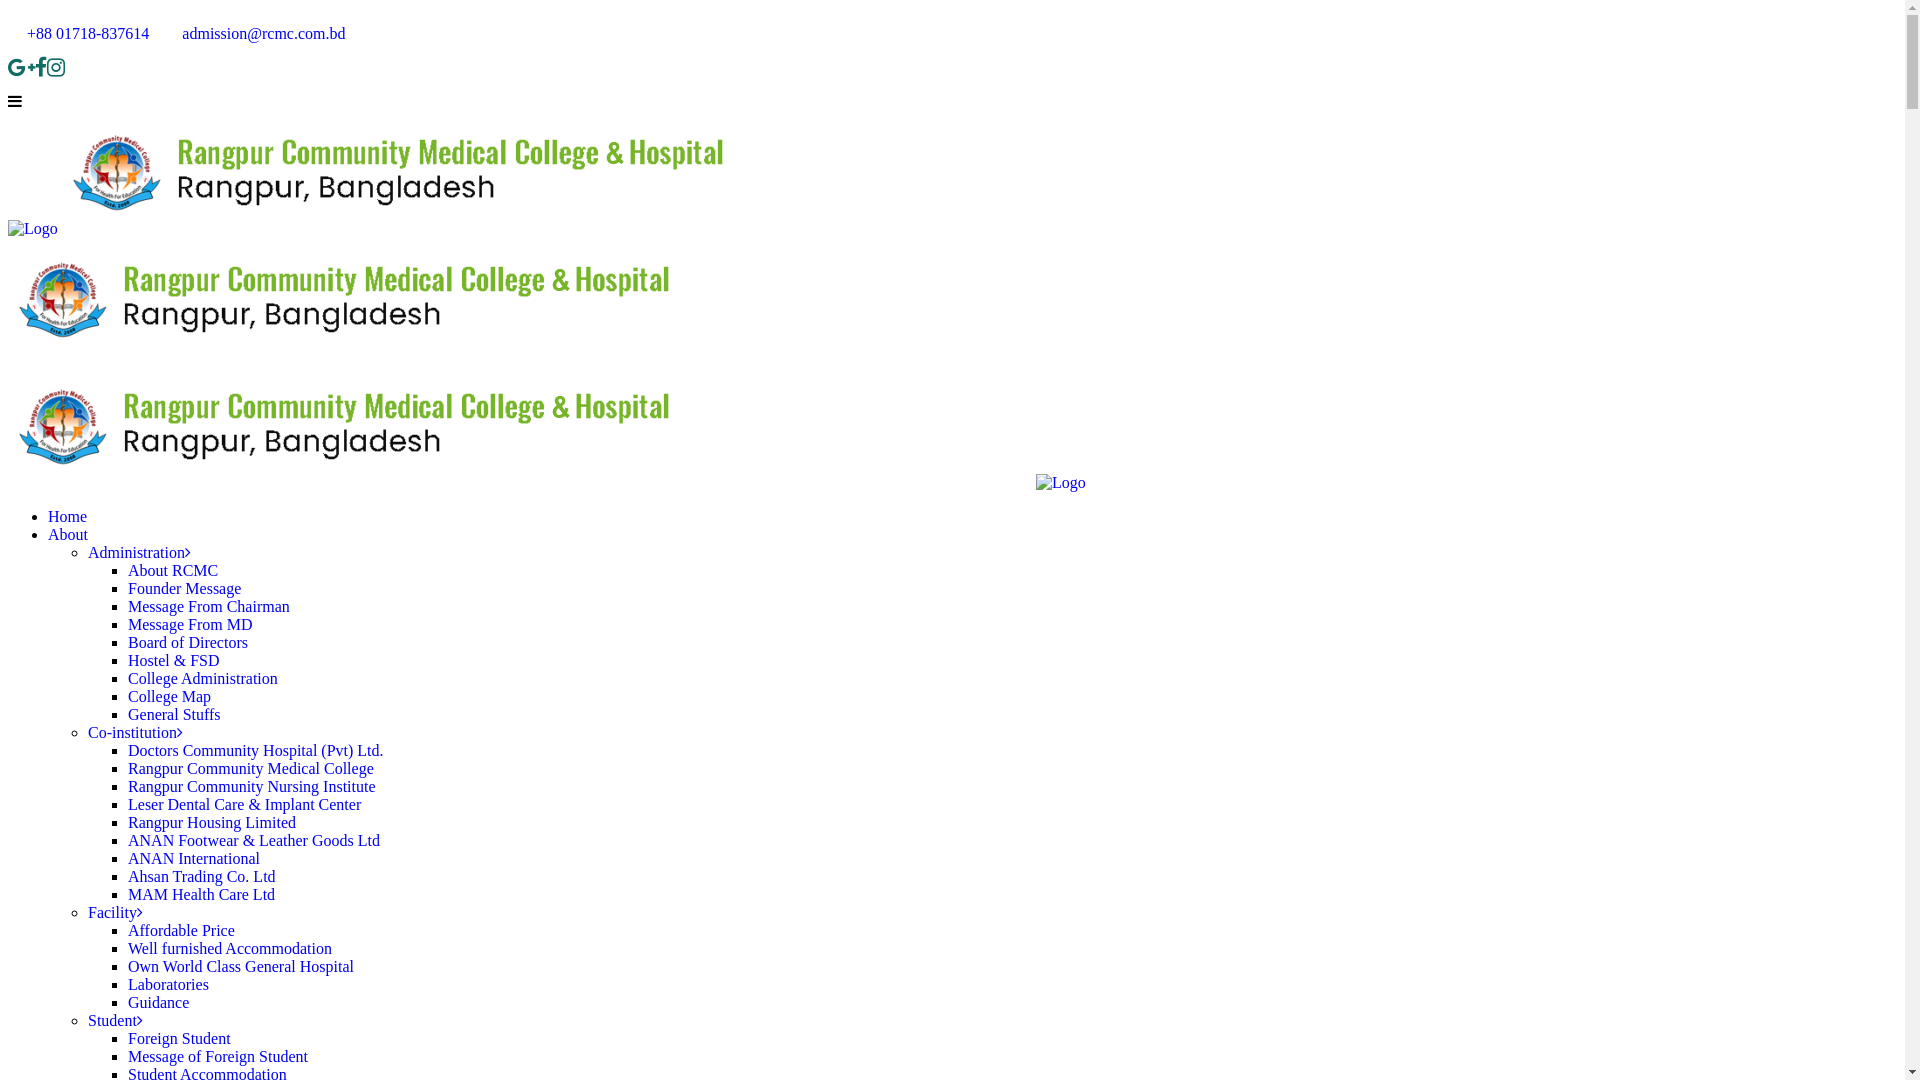  I want to click on 'Own World Class General Hospital', so click(240, 965).